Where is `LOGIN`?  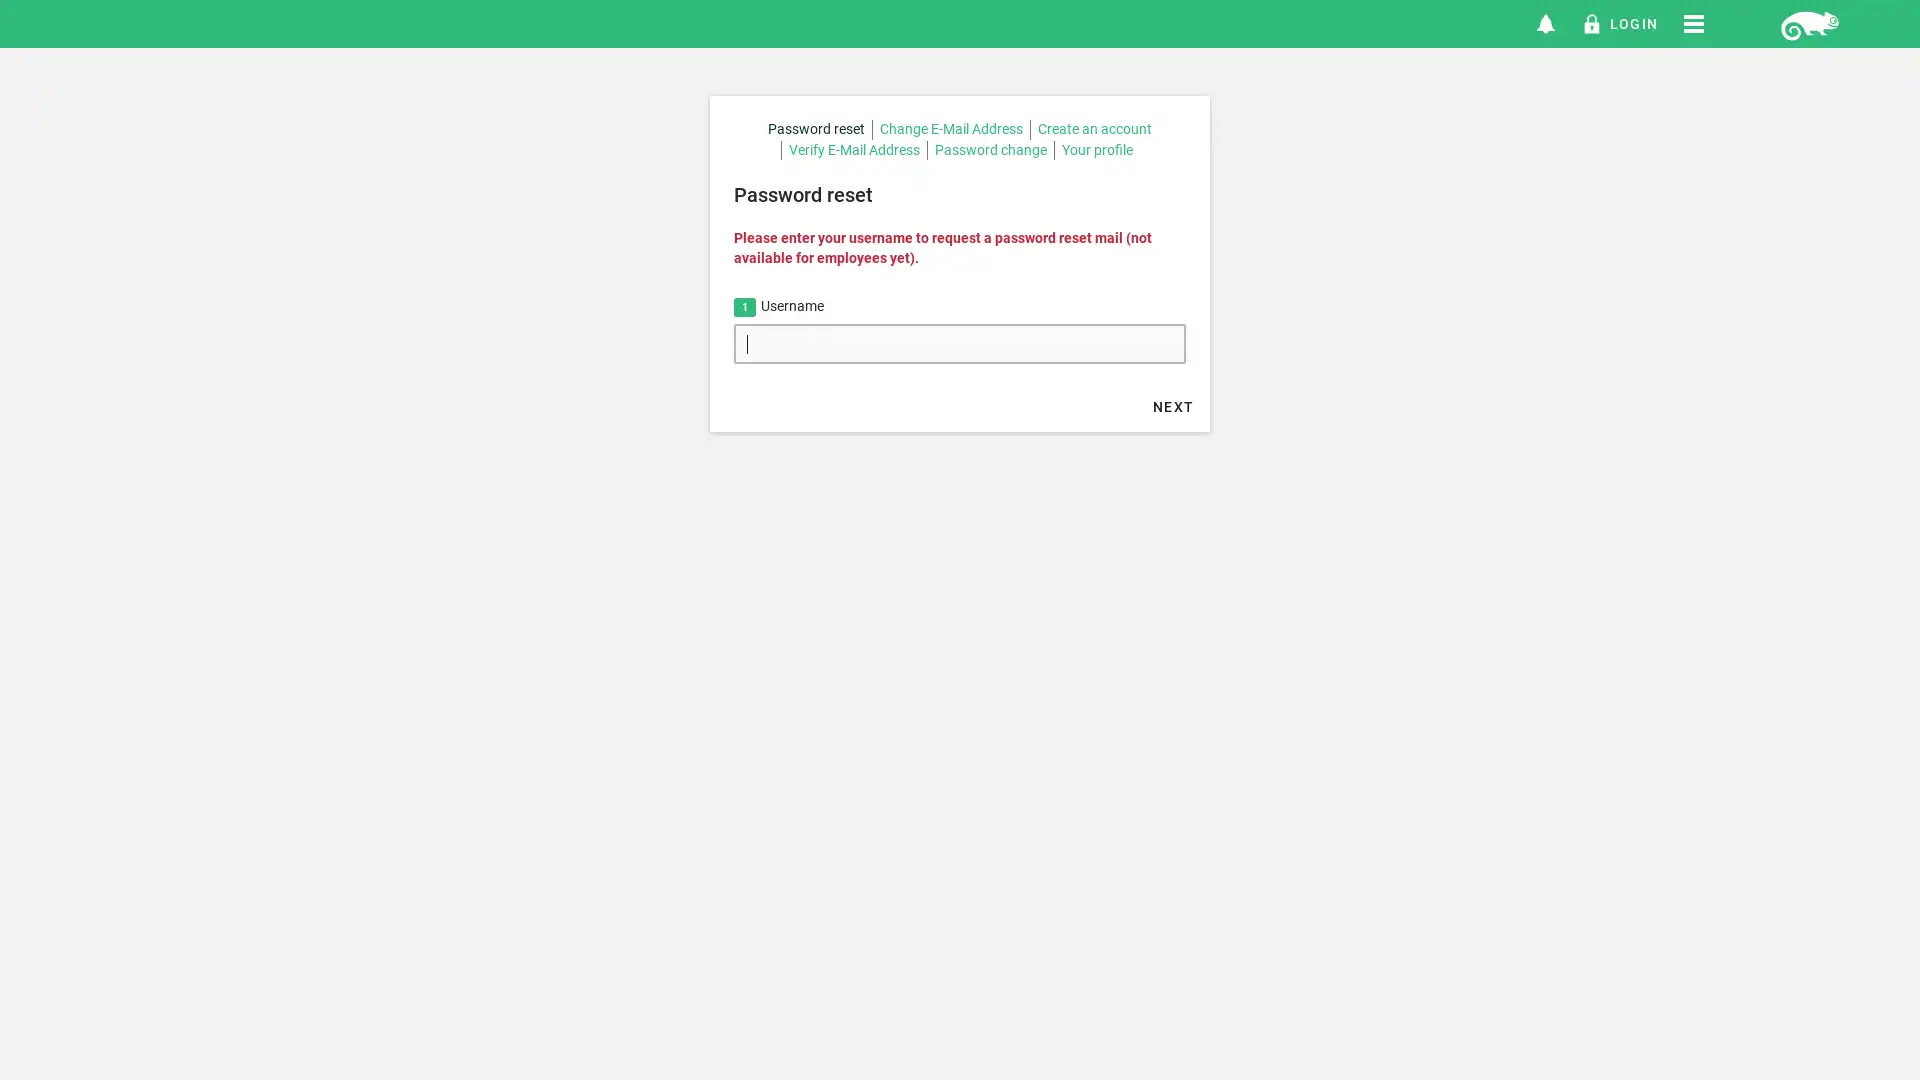 LOGIN is located at coordinates (1619, 23).